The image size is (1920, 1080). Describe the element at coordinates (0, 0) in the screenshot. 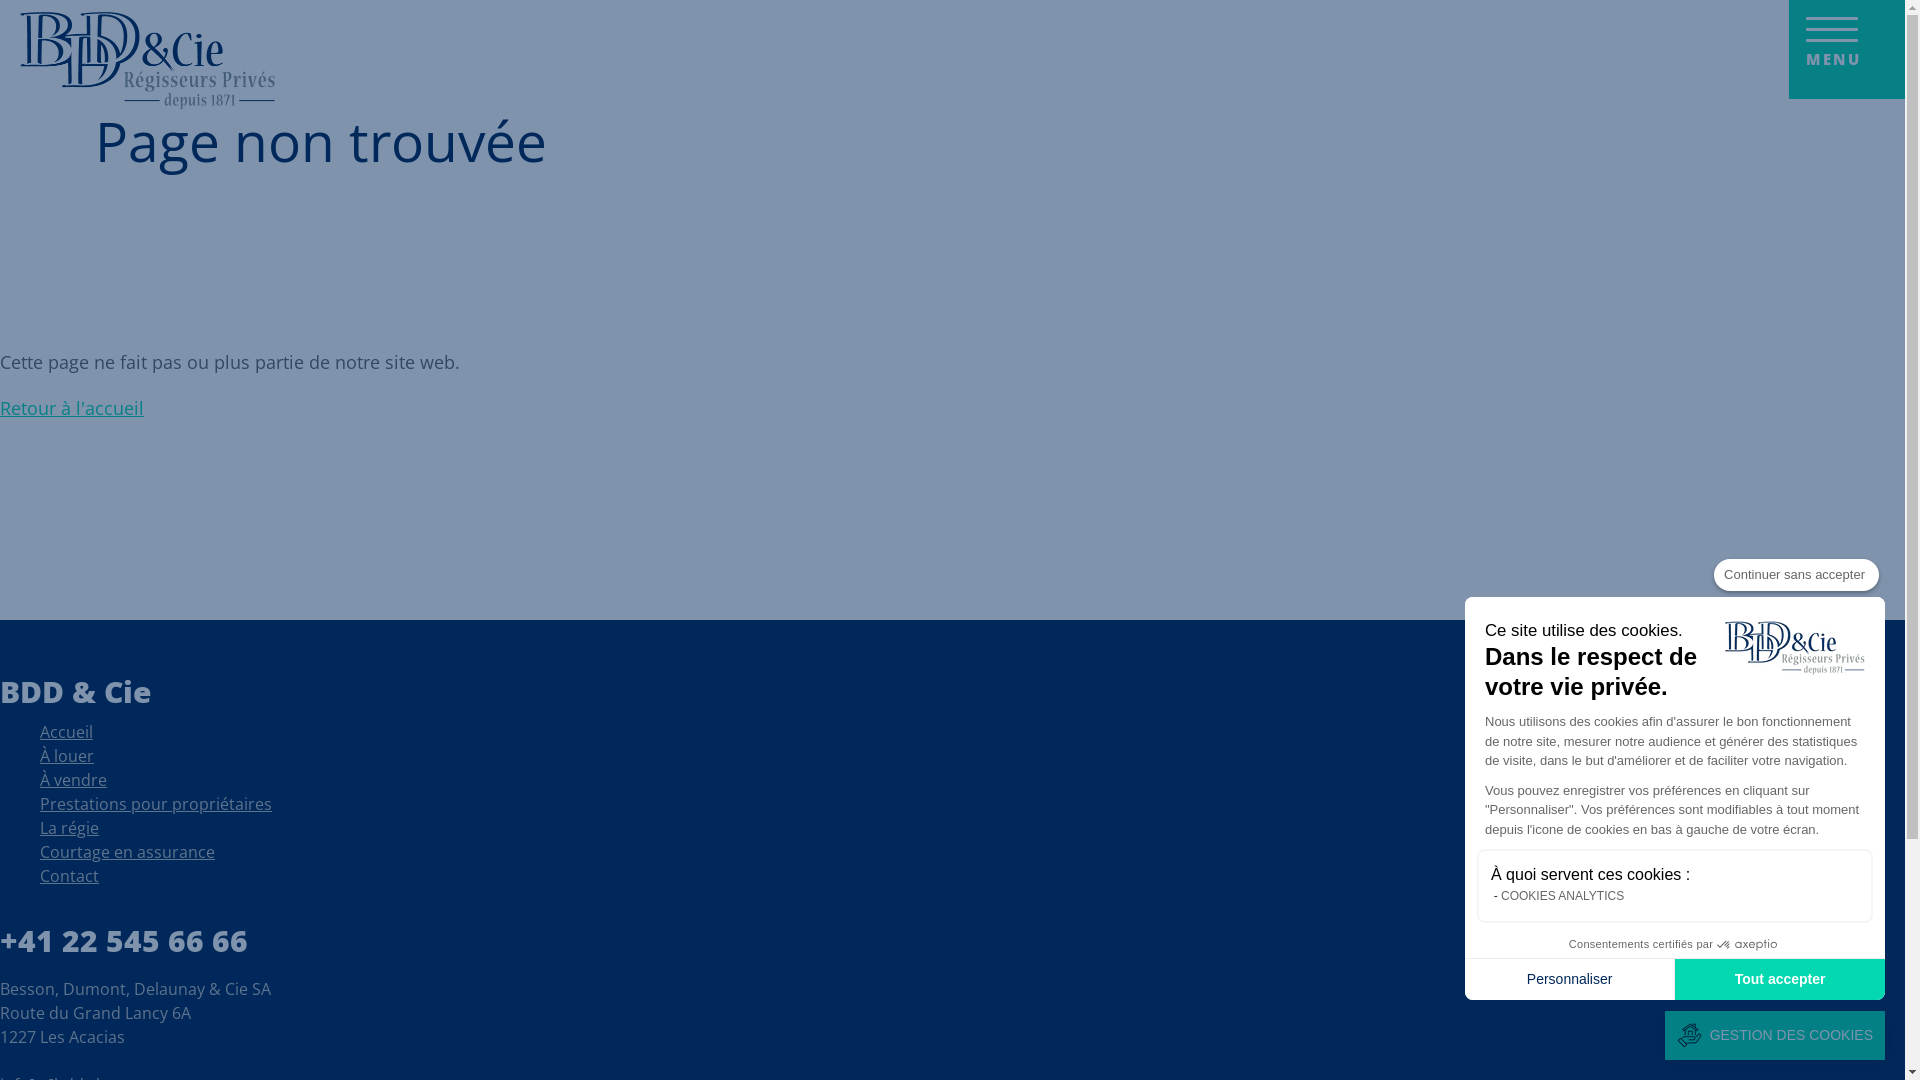

I see `'Aller au contenu principal'` at that location.